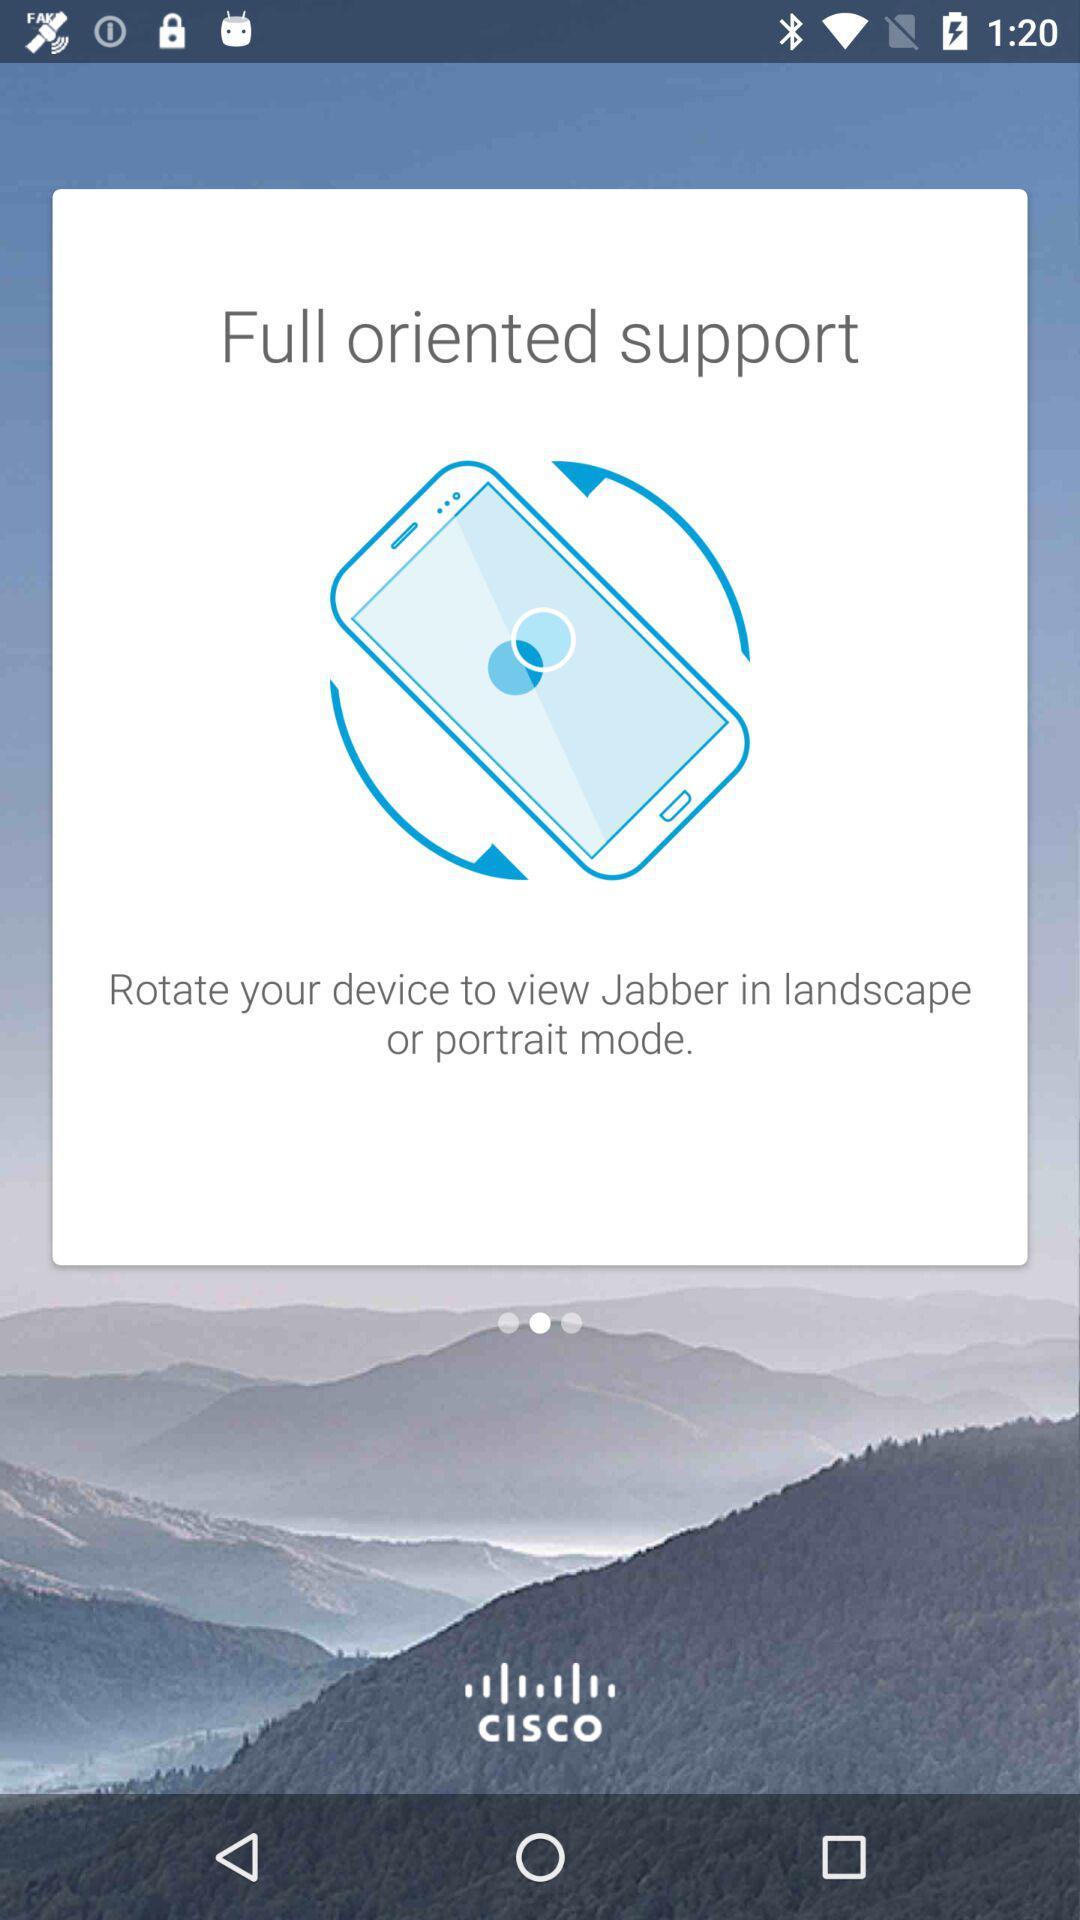 This screenshot has width=1080, height=1920. Describe the element at coordinates (507, 1323) in the screenshot. I see `back` at that location.